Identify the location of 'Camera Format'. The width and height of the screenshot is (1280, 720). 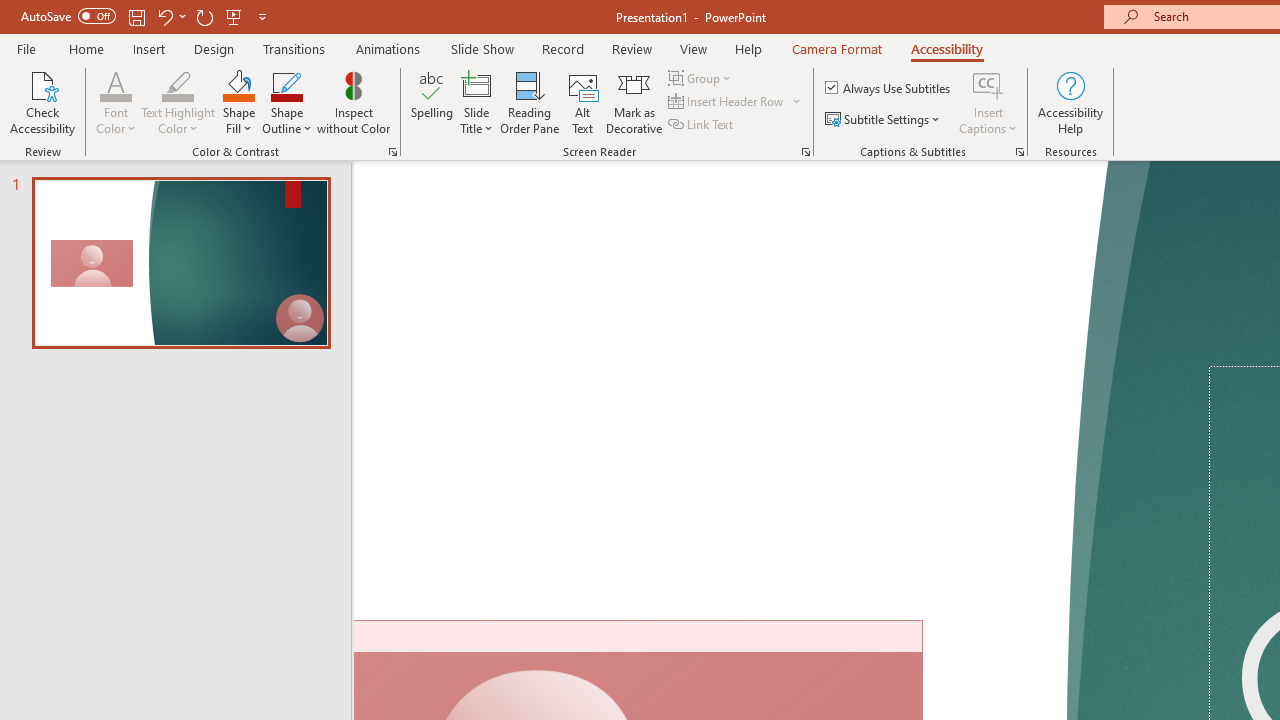
(837, 48).